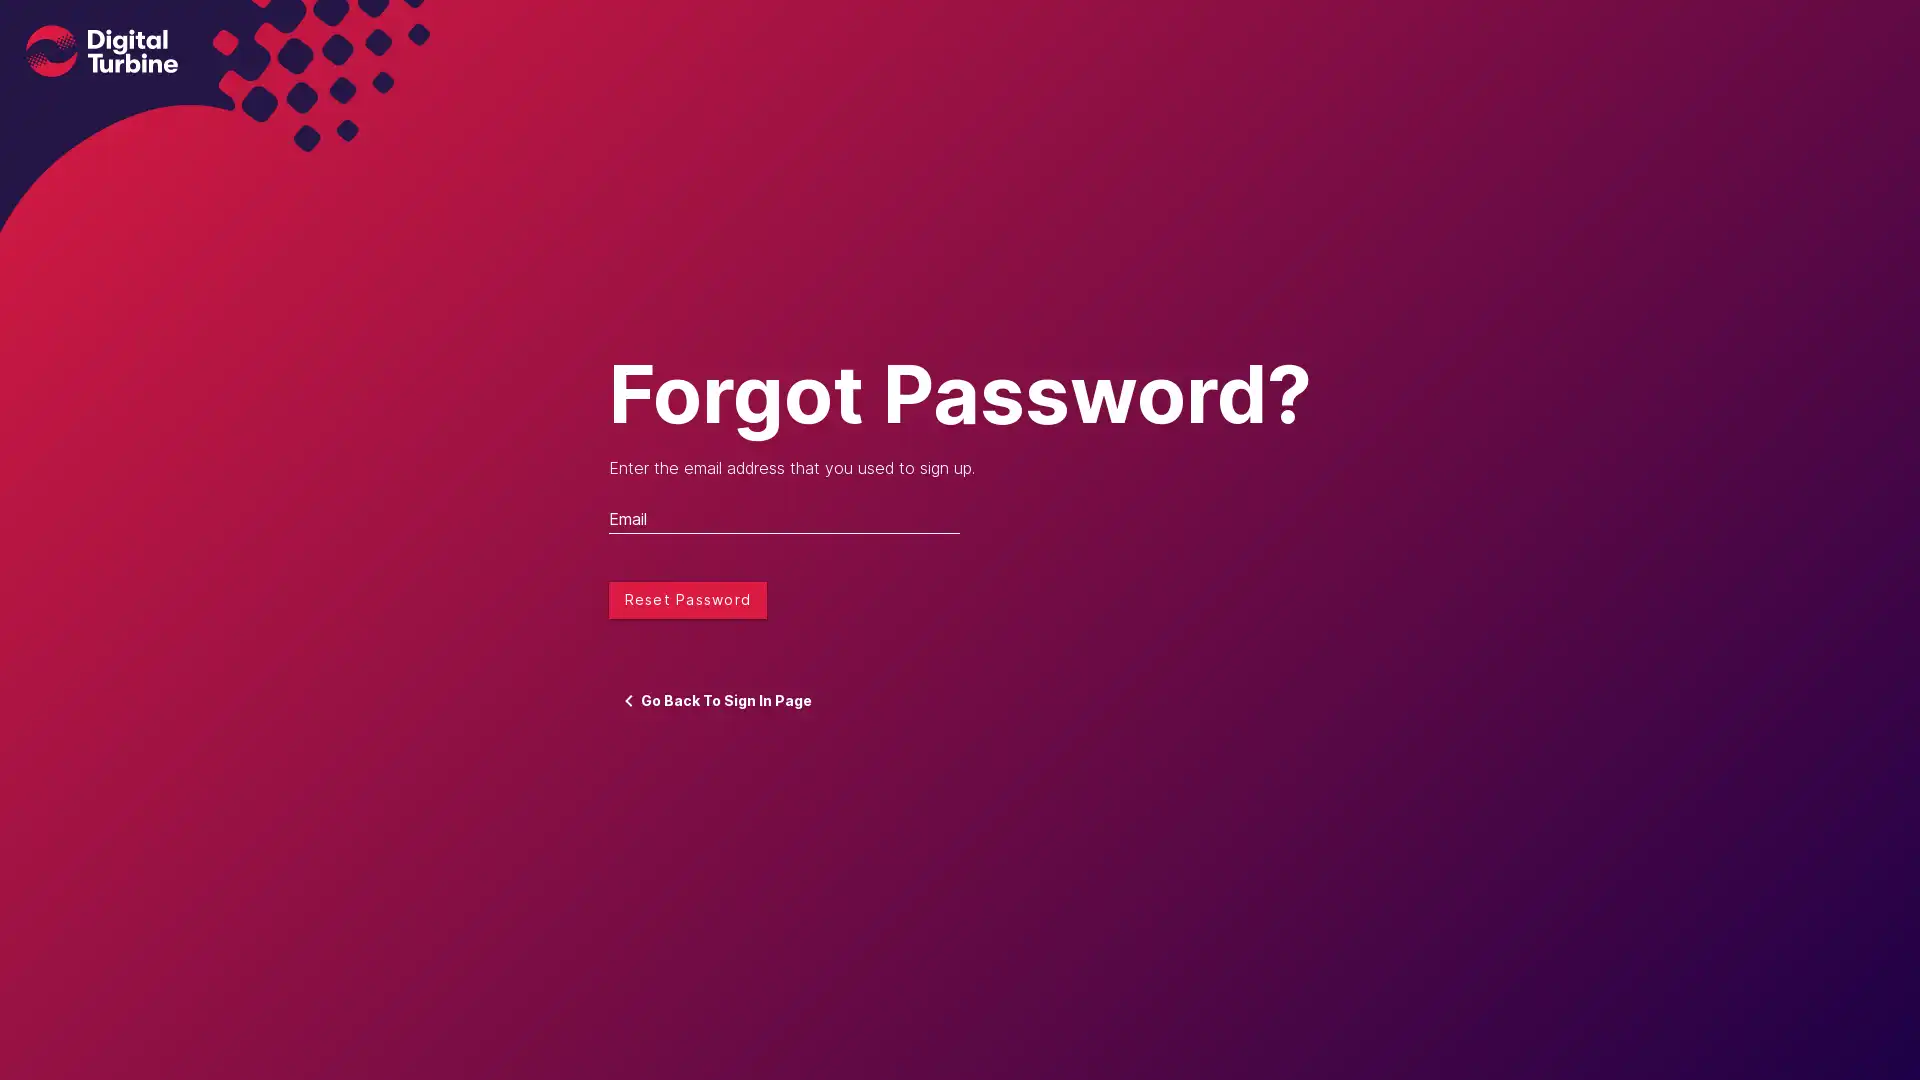  What do you see at coordinates (687, 599) in the screenshot?
I see `Reset Password` at bounding box center [687, 599].